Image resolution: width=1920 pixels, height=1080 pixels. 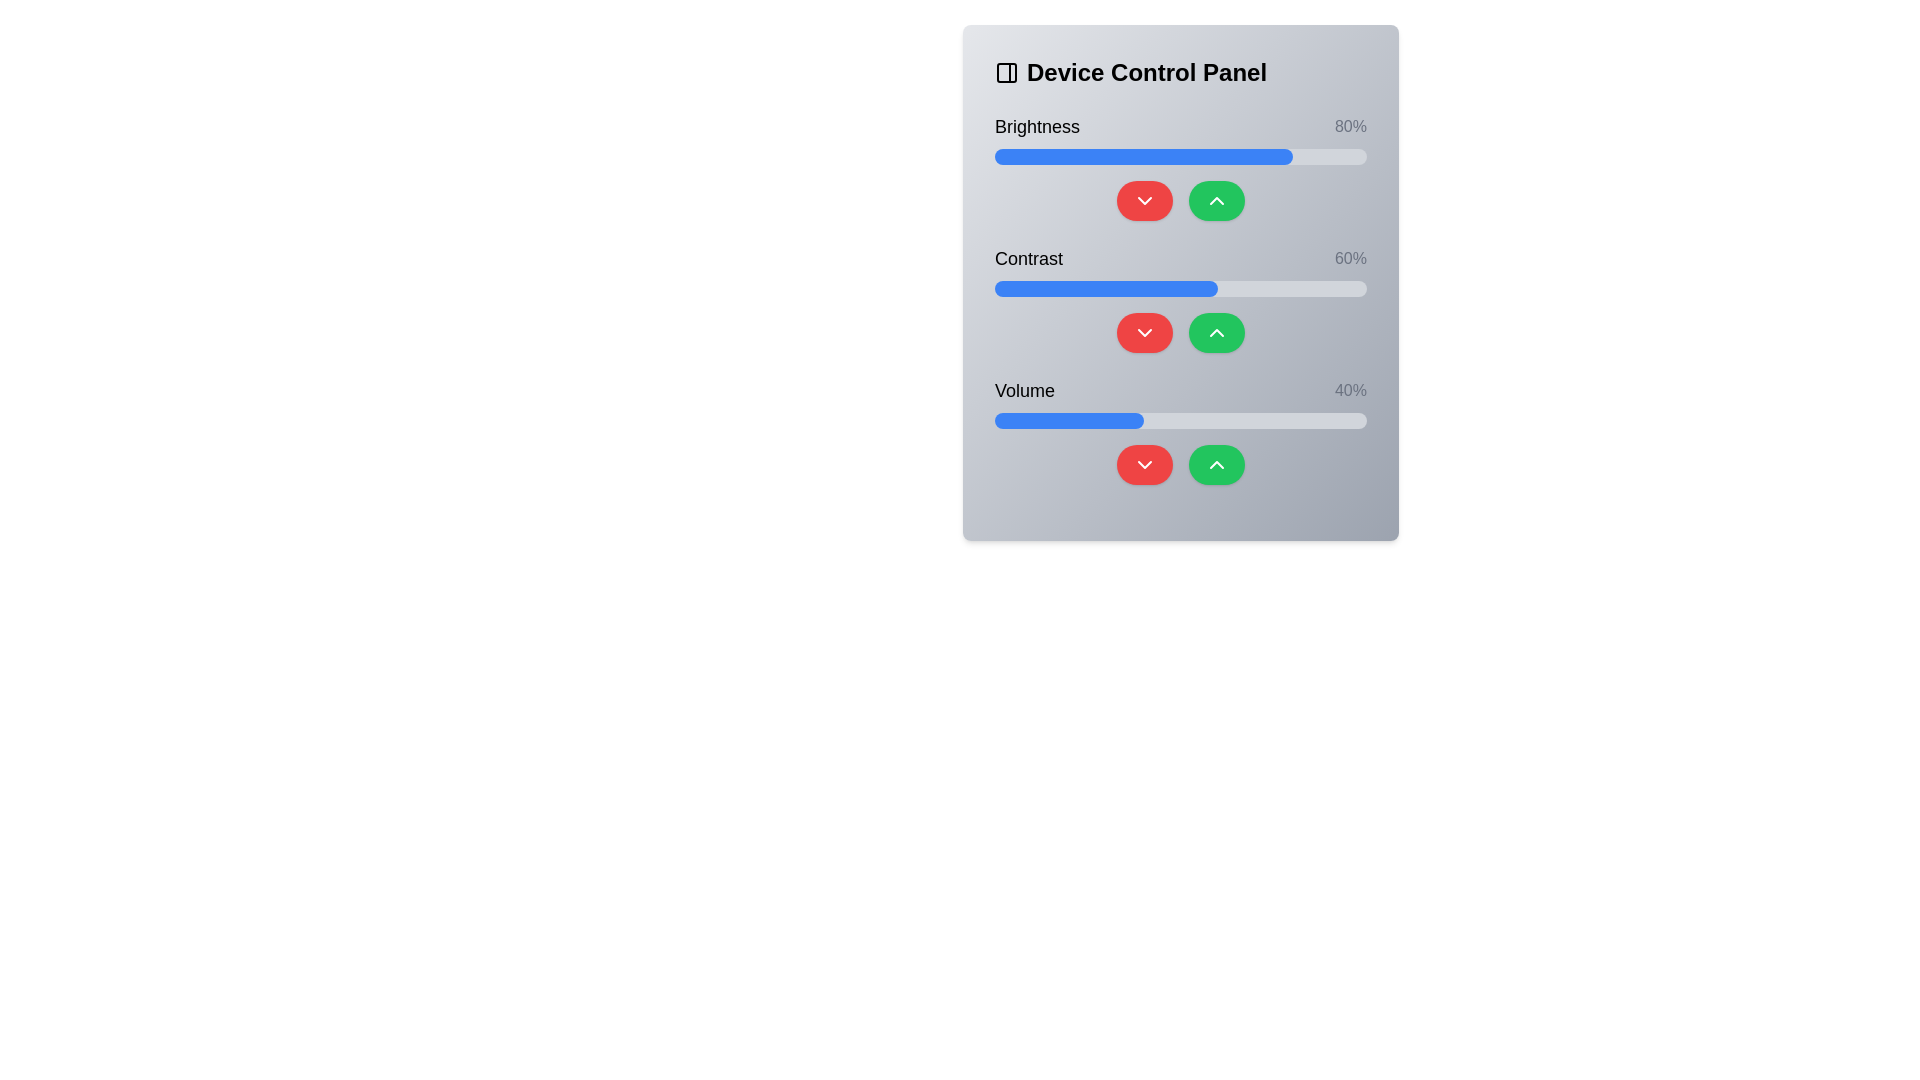 What do you see at coordinates (1125, 289) in the screenshot?
I see `the contrast` at bounding box center [1125, 289].